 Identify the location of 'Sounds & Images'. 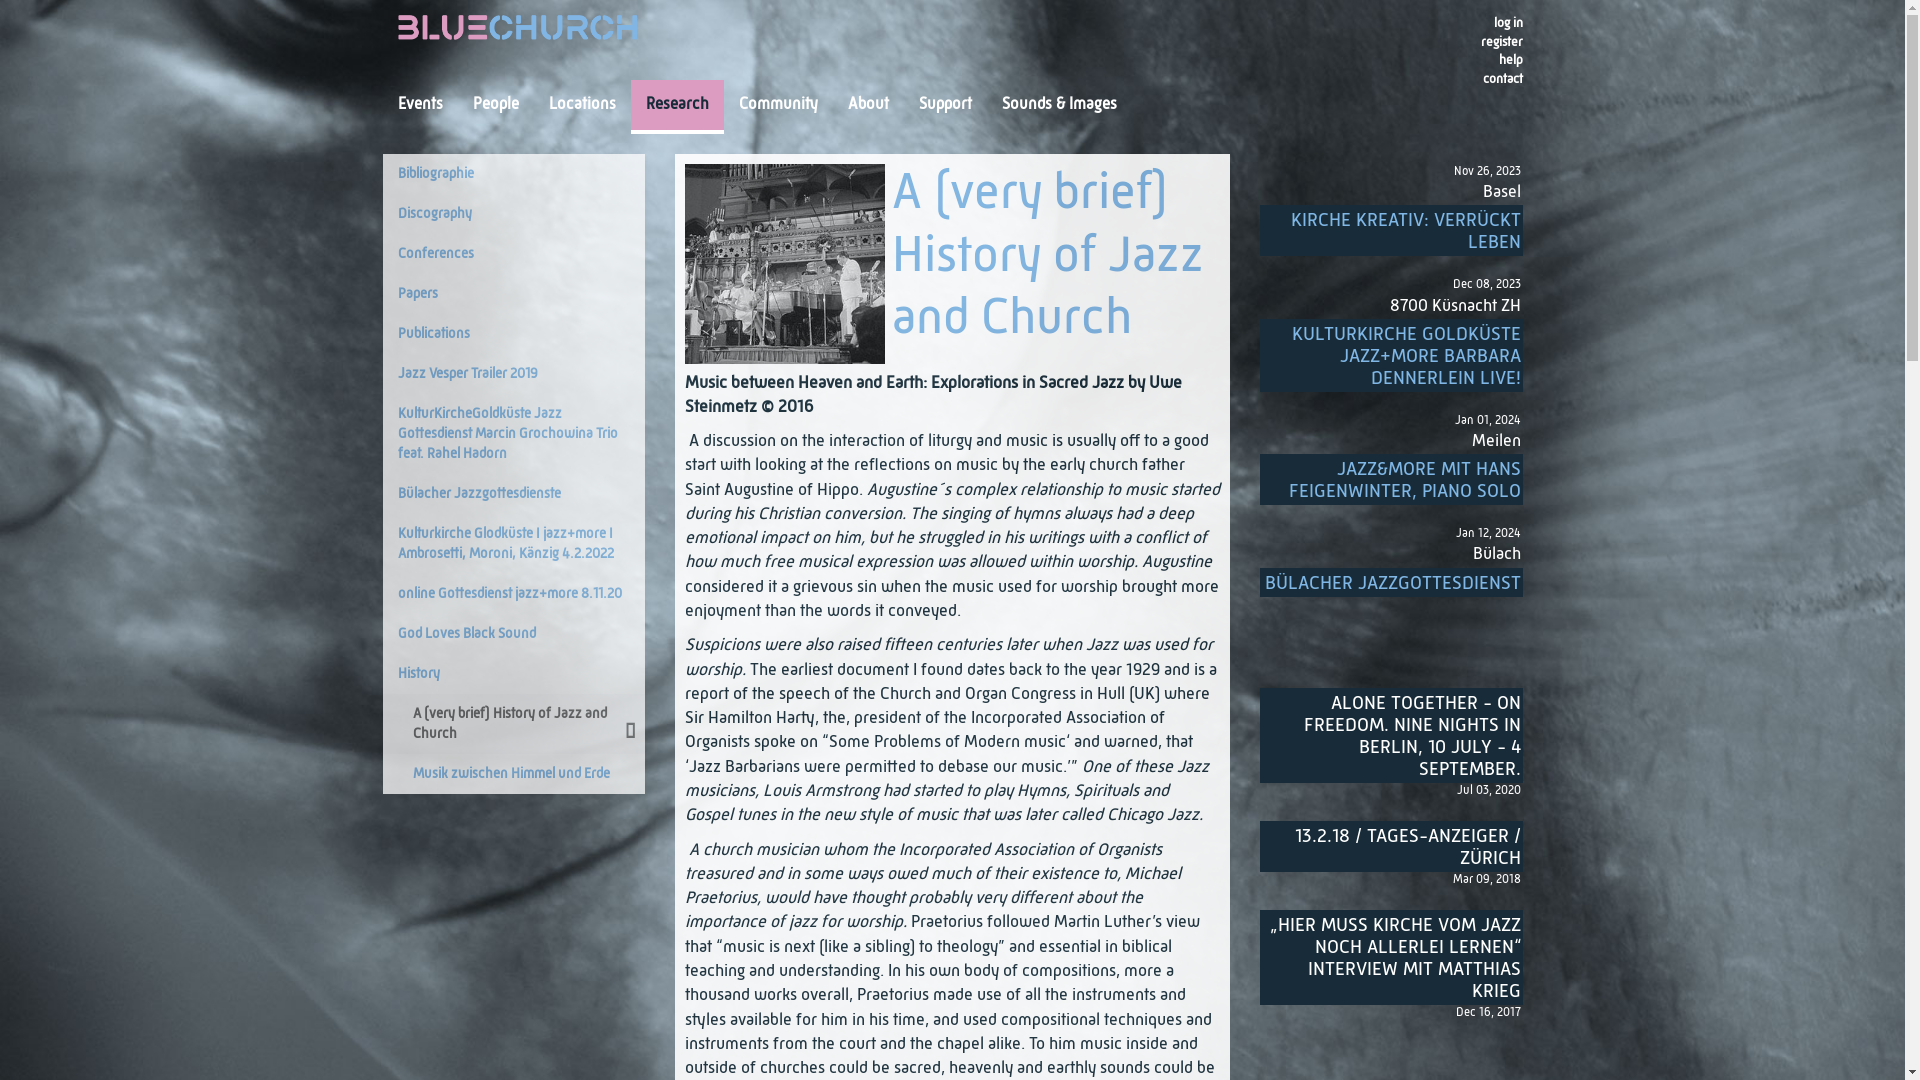
(1057, 104).